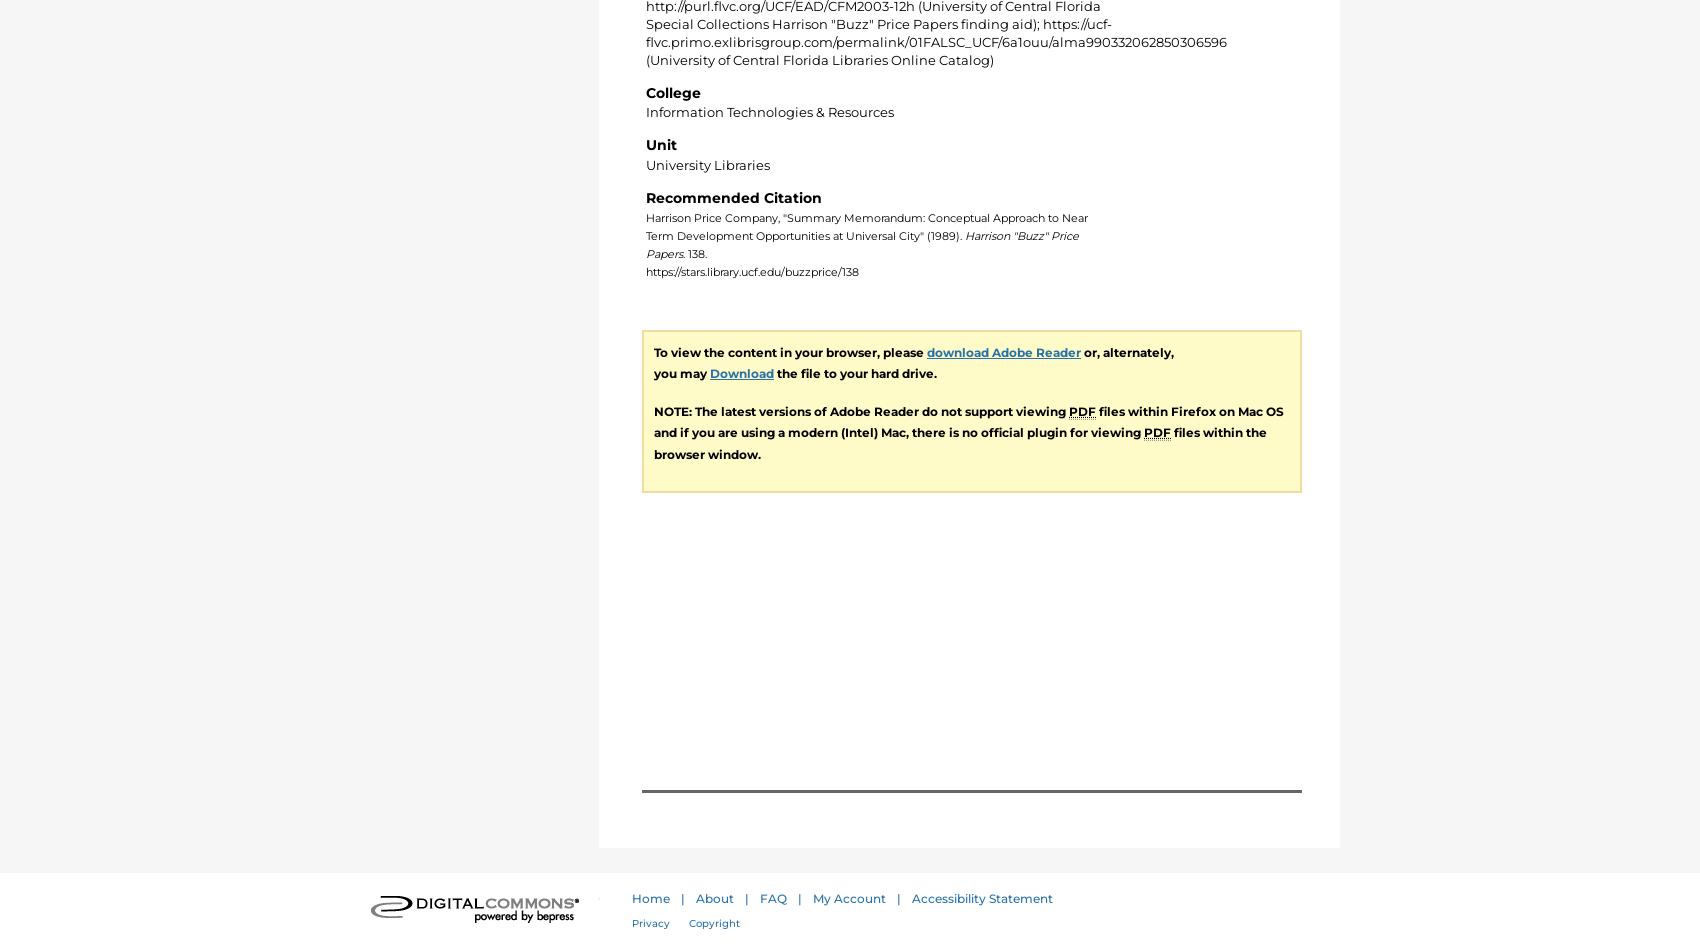 The width and height of the screenshot is (1700, 948). Describe the element at coordinates (661, 144) in the screenshot. I see `'Unit'` at that location.